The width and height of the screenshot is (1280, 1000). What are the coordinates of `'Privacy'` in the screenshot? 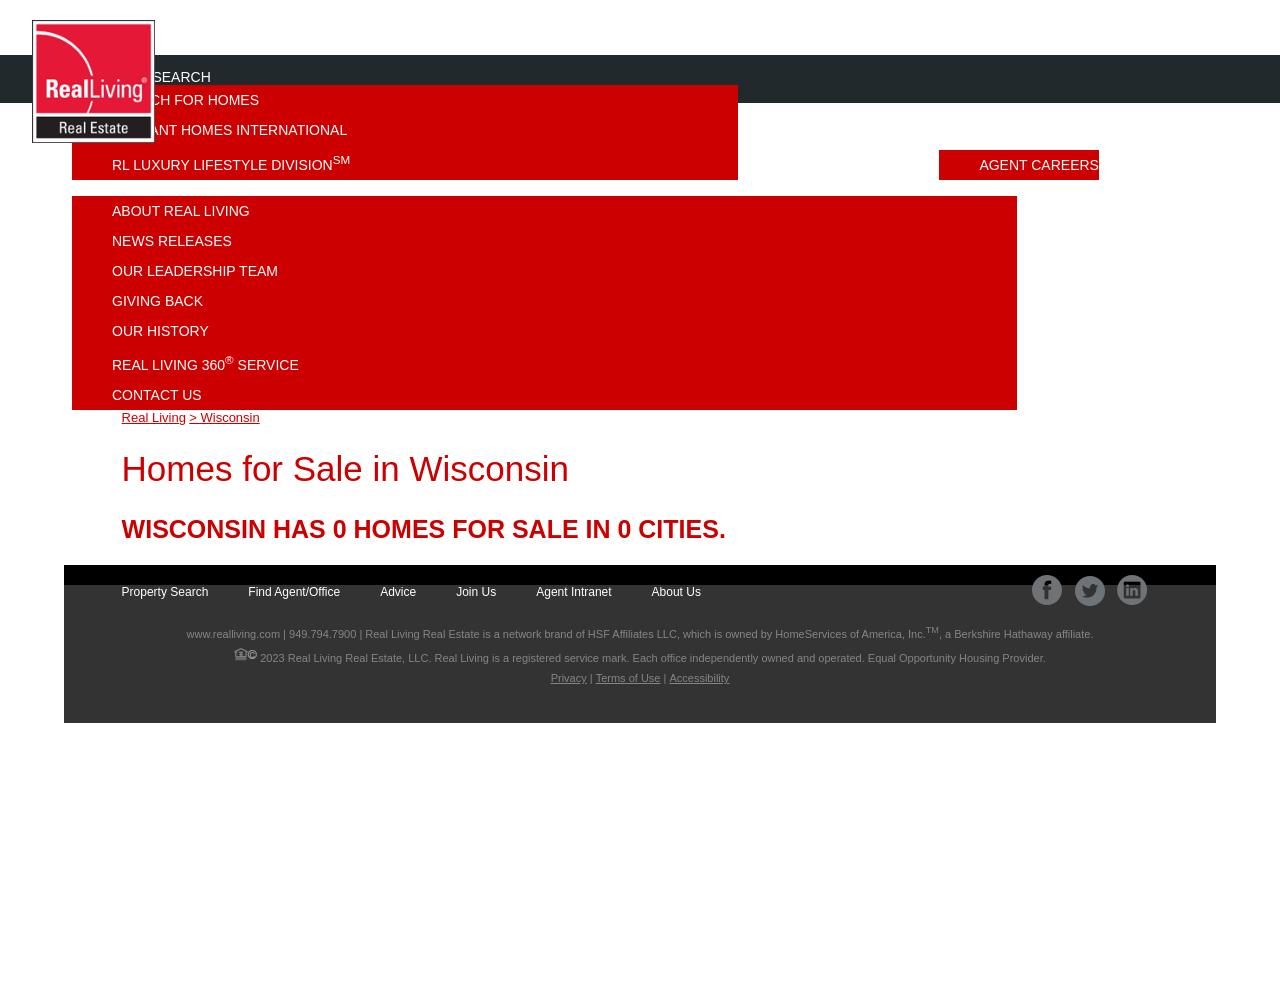 It's located at (566, 678).